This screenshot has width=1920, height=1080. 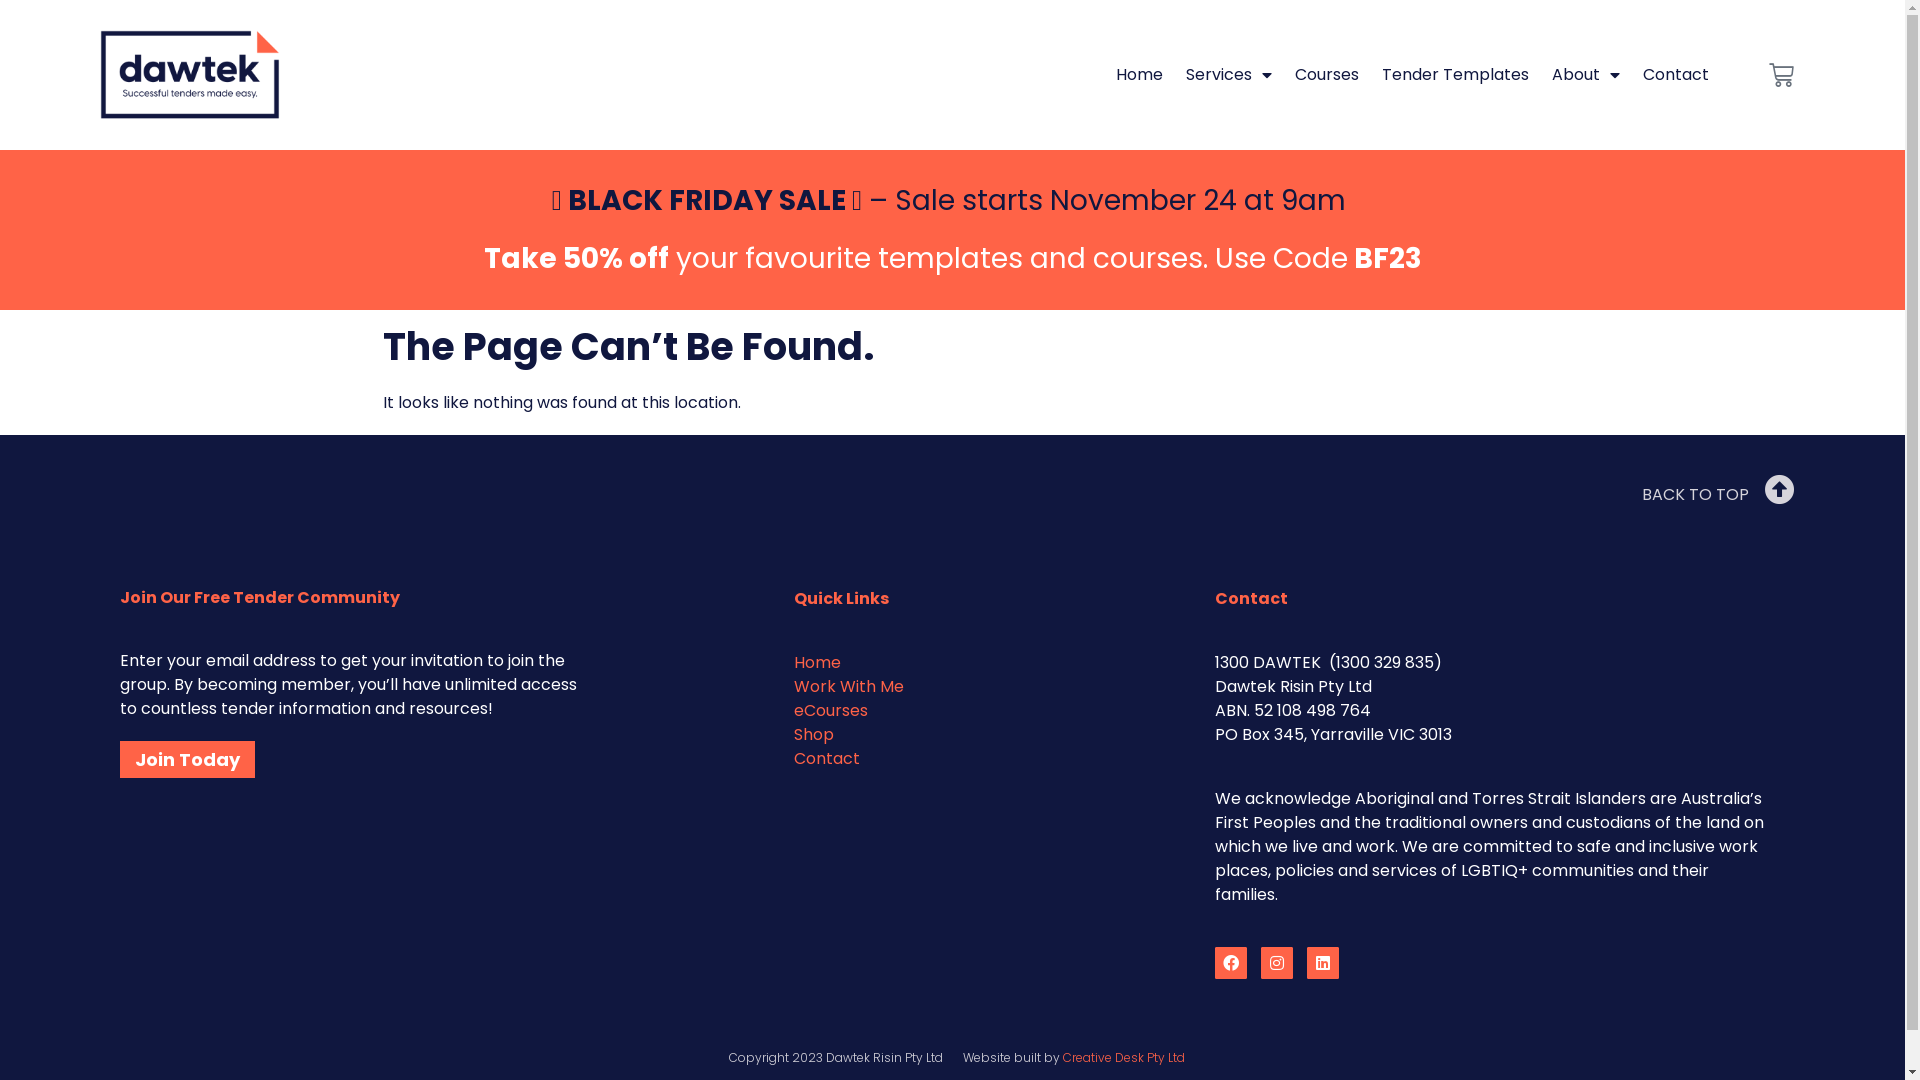 What do you see at coordinates (814, 734) in the screenshot?
I see `'Shop'` at bounding box center [814, 734].